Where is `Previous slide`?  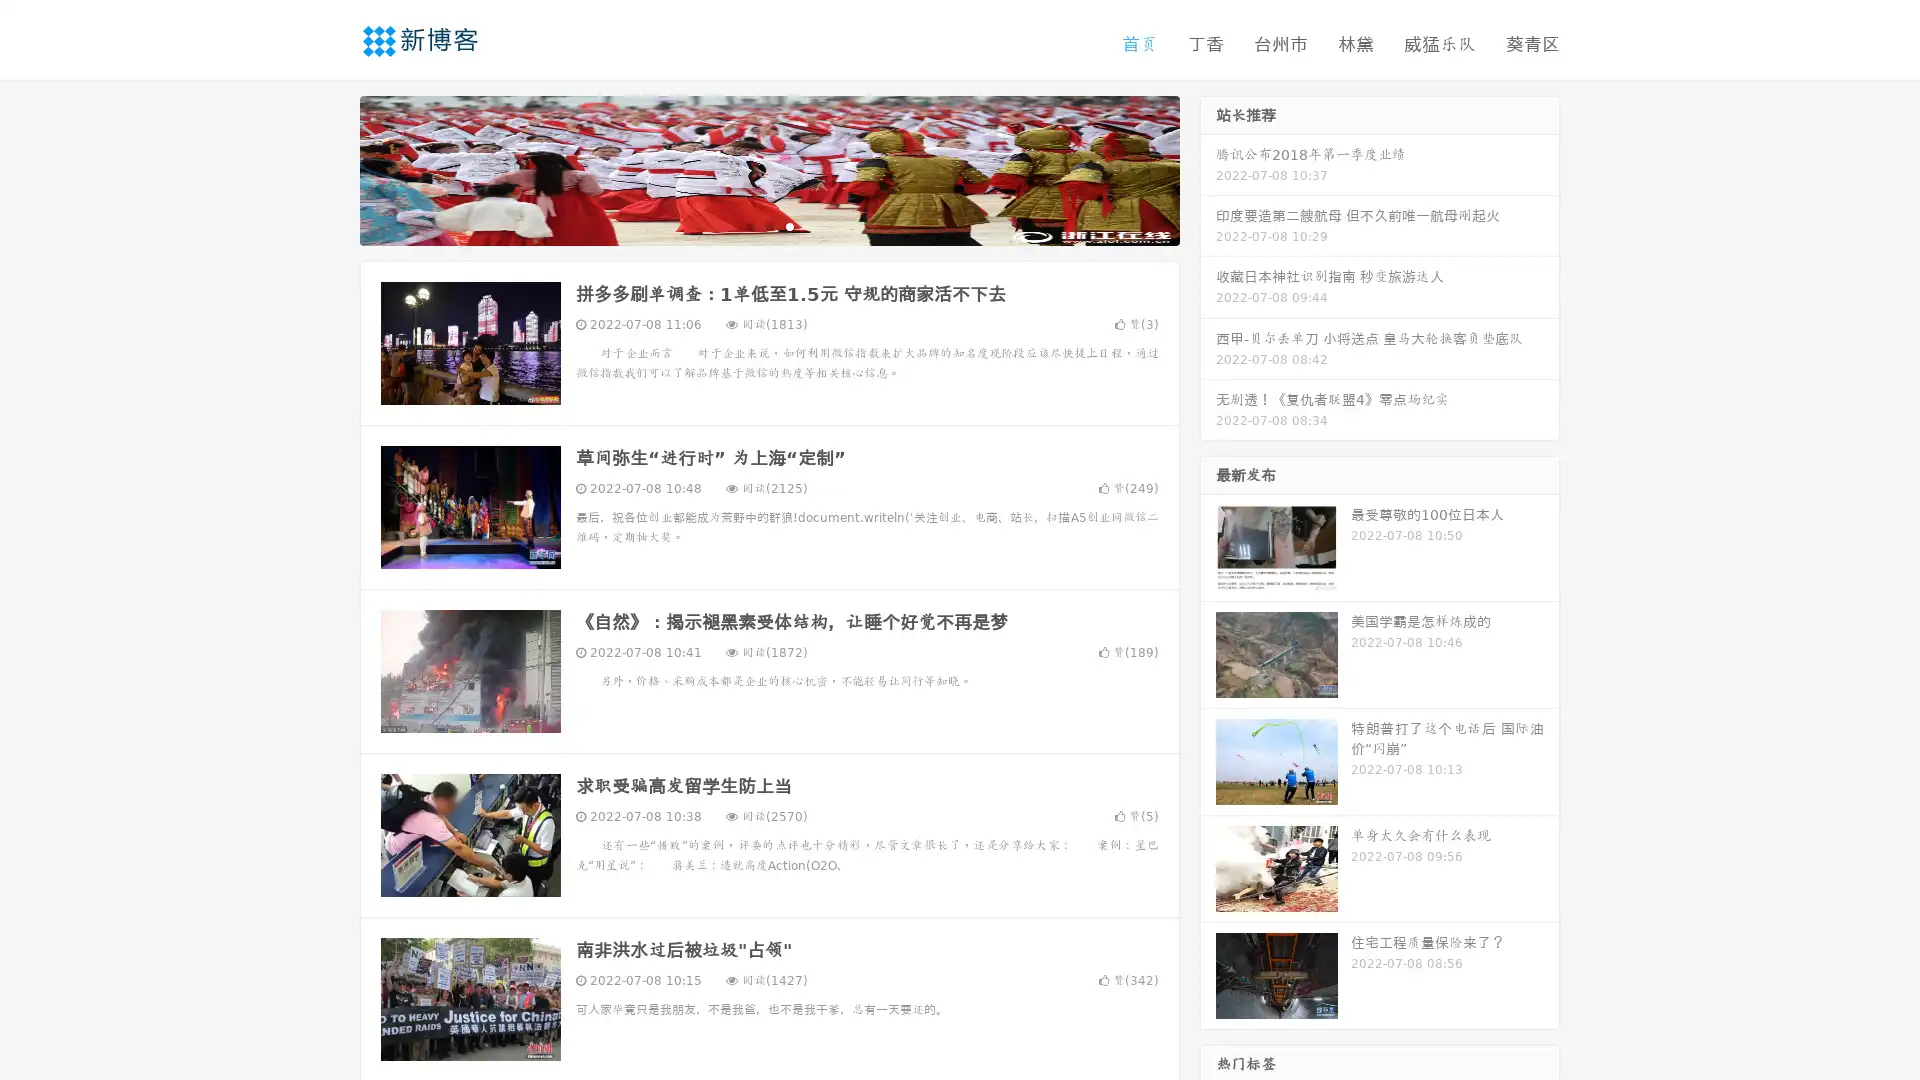 Previous slide is located at coordinates (330, 168).